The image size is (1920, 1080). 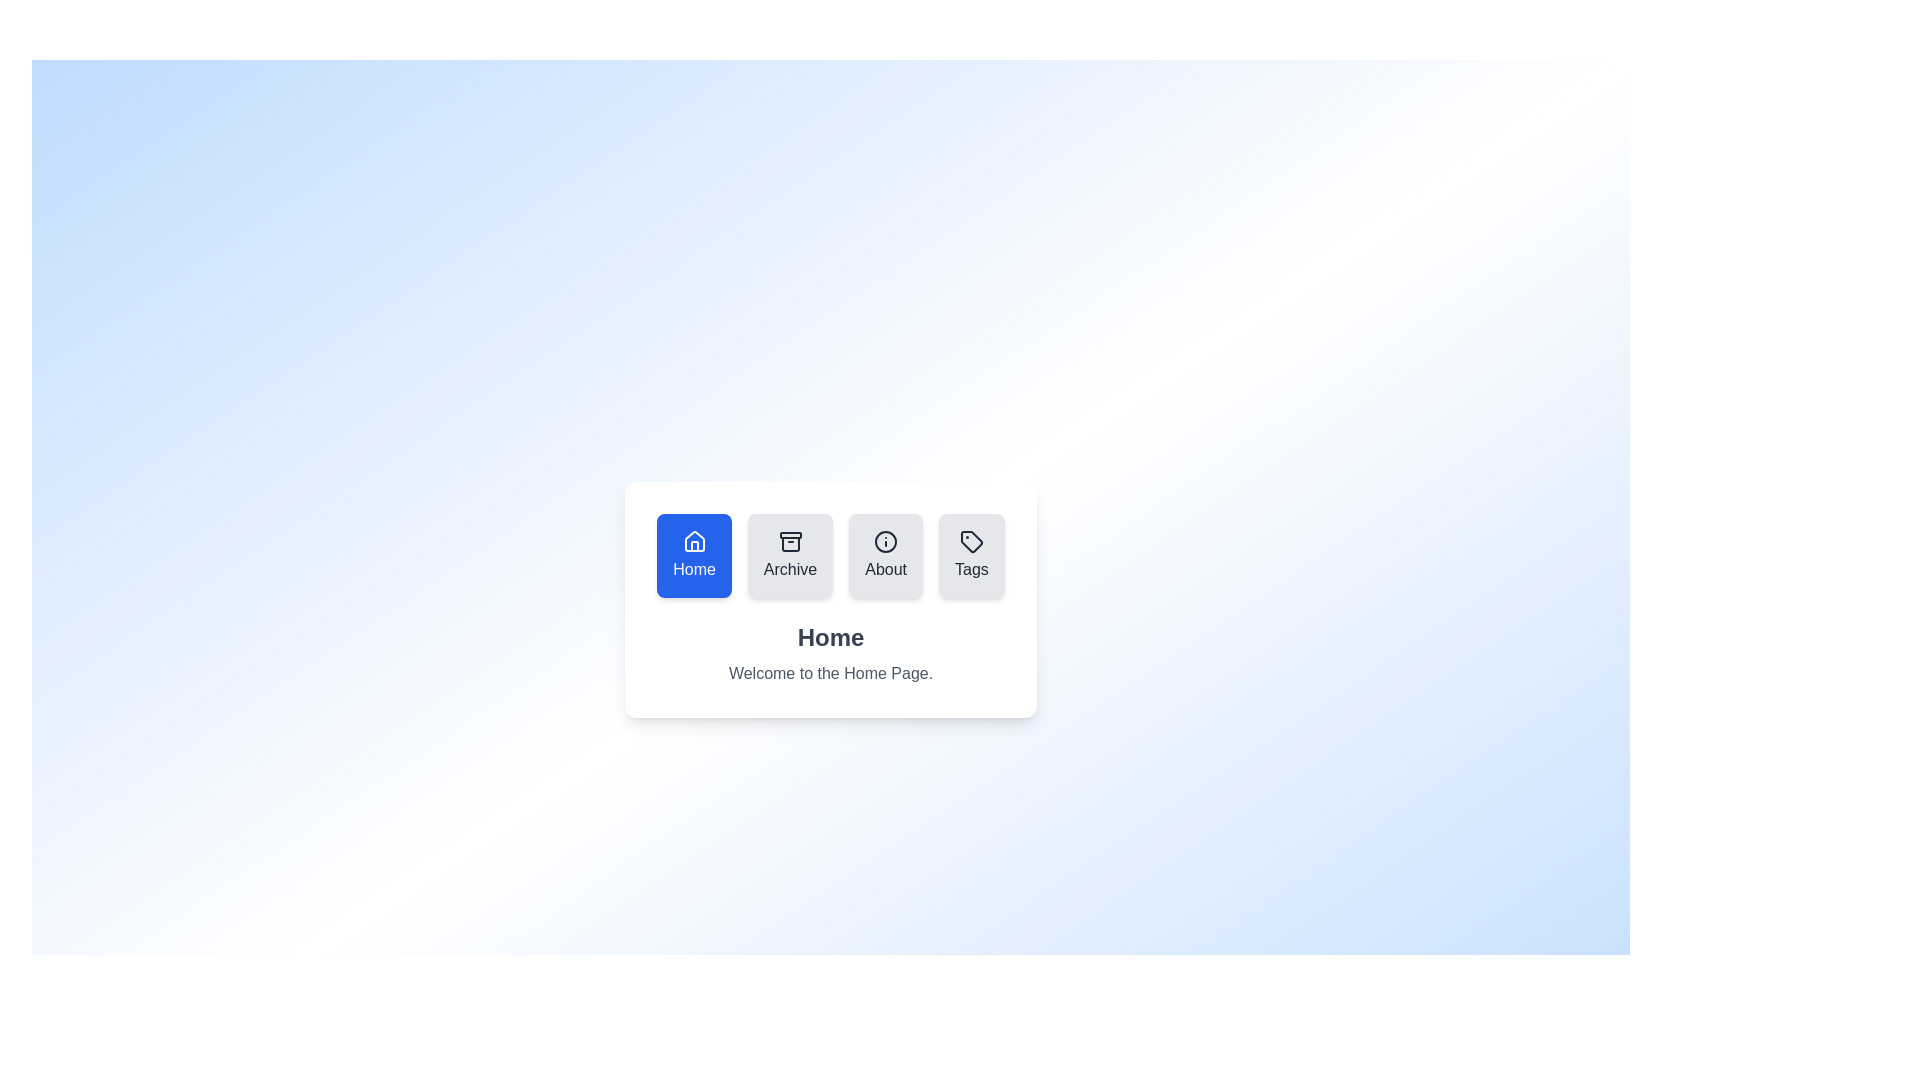 I want to click on the About tab by clicking on its button, so click(x=885, y=555).